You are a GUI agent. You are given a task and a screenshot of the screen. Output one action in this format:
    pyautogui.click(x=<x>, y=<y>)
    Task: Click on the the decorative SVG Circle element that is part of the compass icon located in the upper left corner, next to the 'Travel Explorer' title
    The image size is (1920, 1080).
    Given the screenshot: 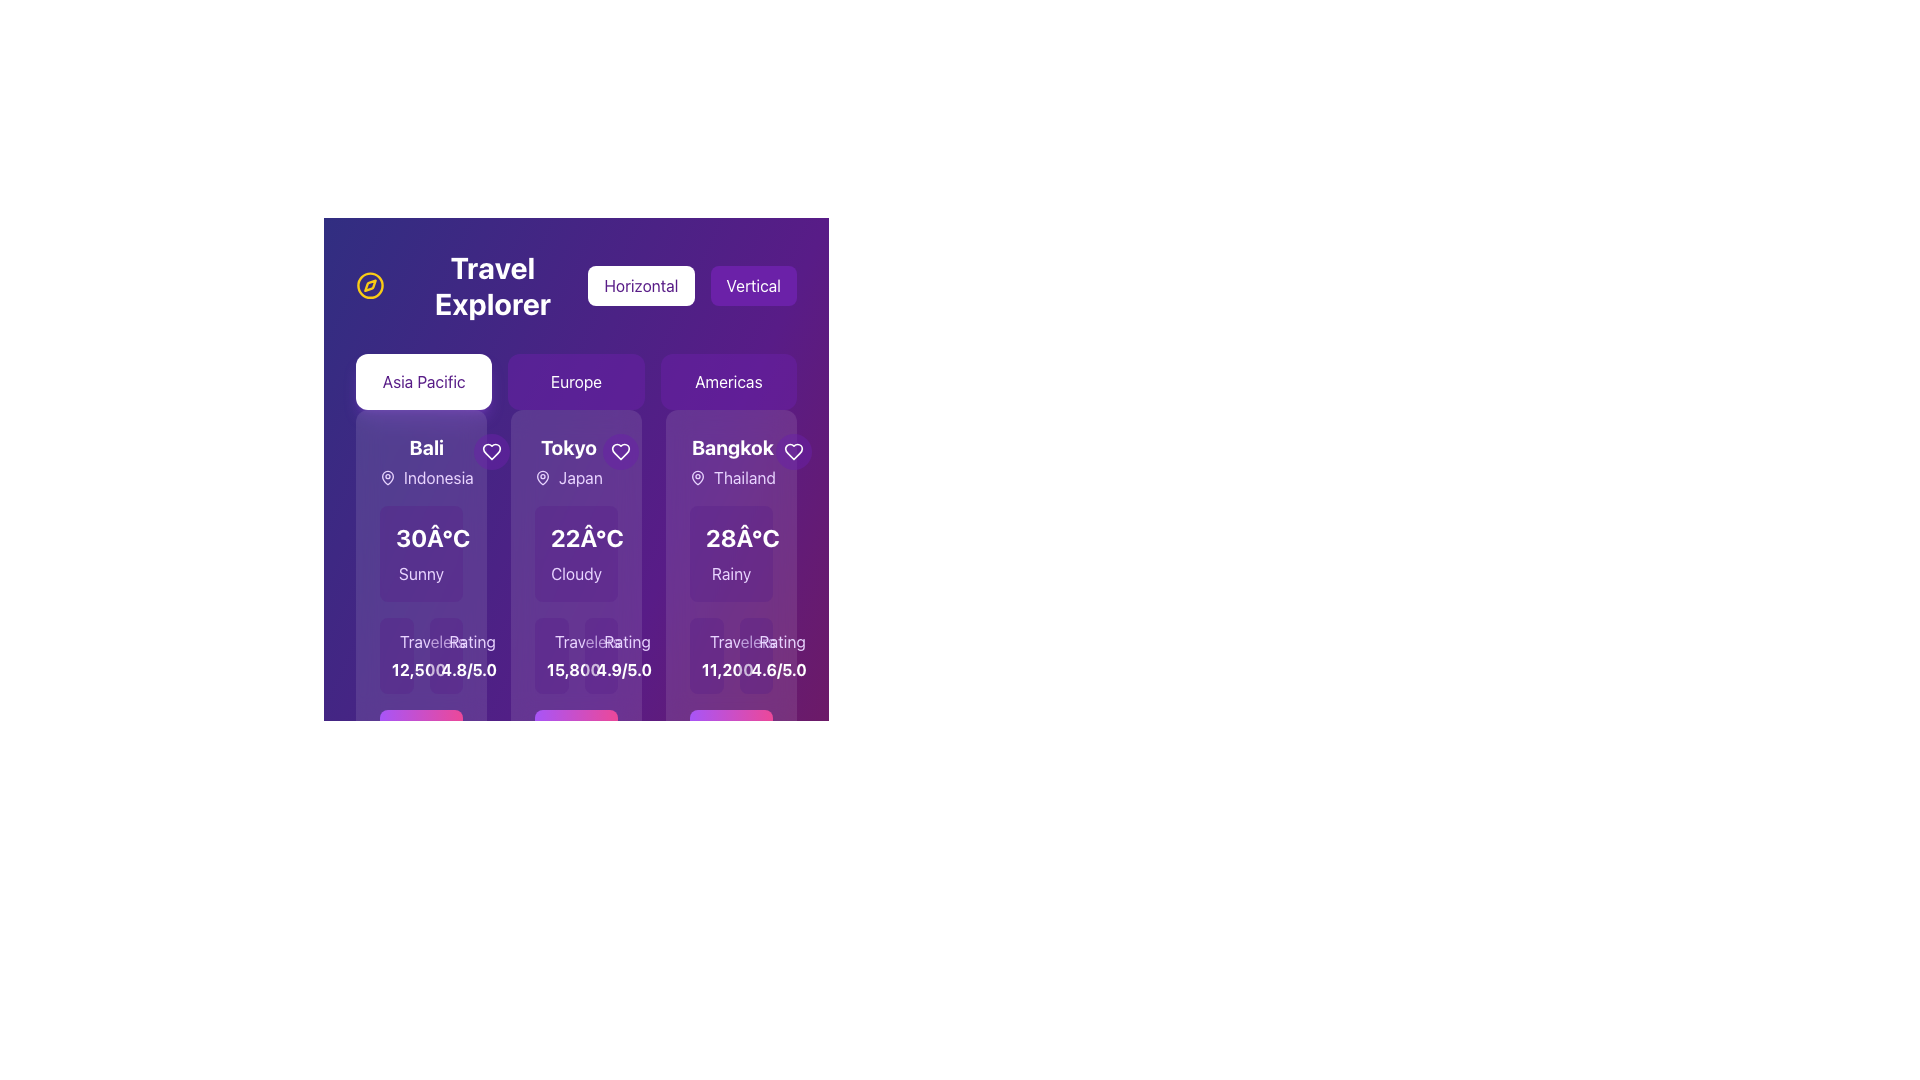 What is the action you would take?
    pyautogui.click(x=370, y=285)
    